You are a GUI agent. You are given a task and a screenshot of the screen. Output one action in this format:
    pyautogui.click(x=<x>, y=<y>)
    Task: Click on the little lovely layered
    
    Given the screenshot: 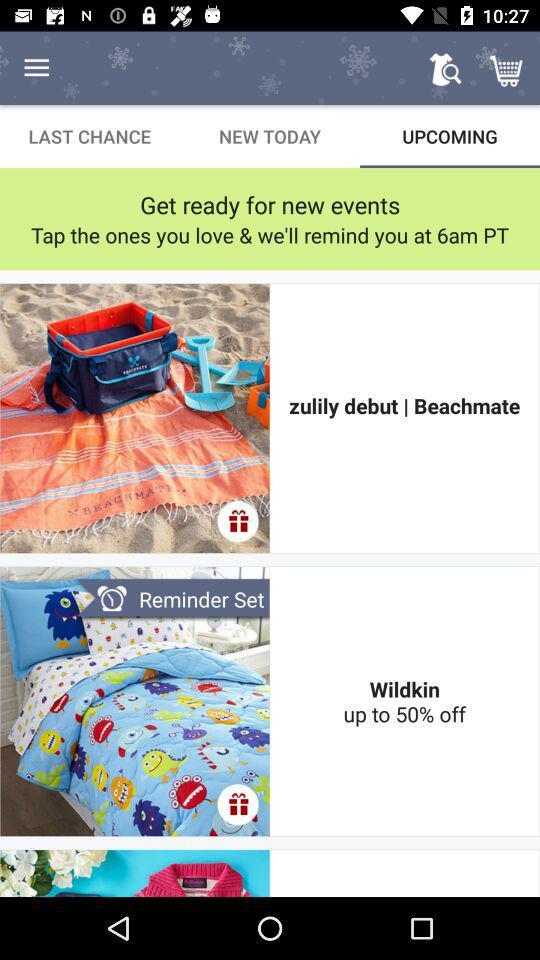 What is the action you would take?
    pyautogui.click(x=404, y=872)
    